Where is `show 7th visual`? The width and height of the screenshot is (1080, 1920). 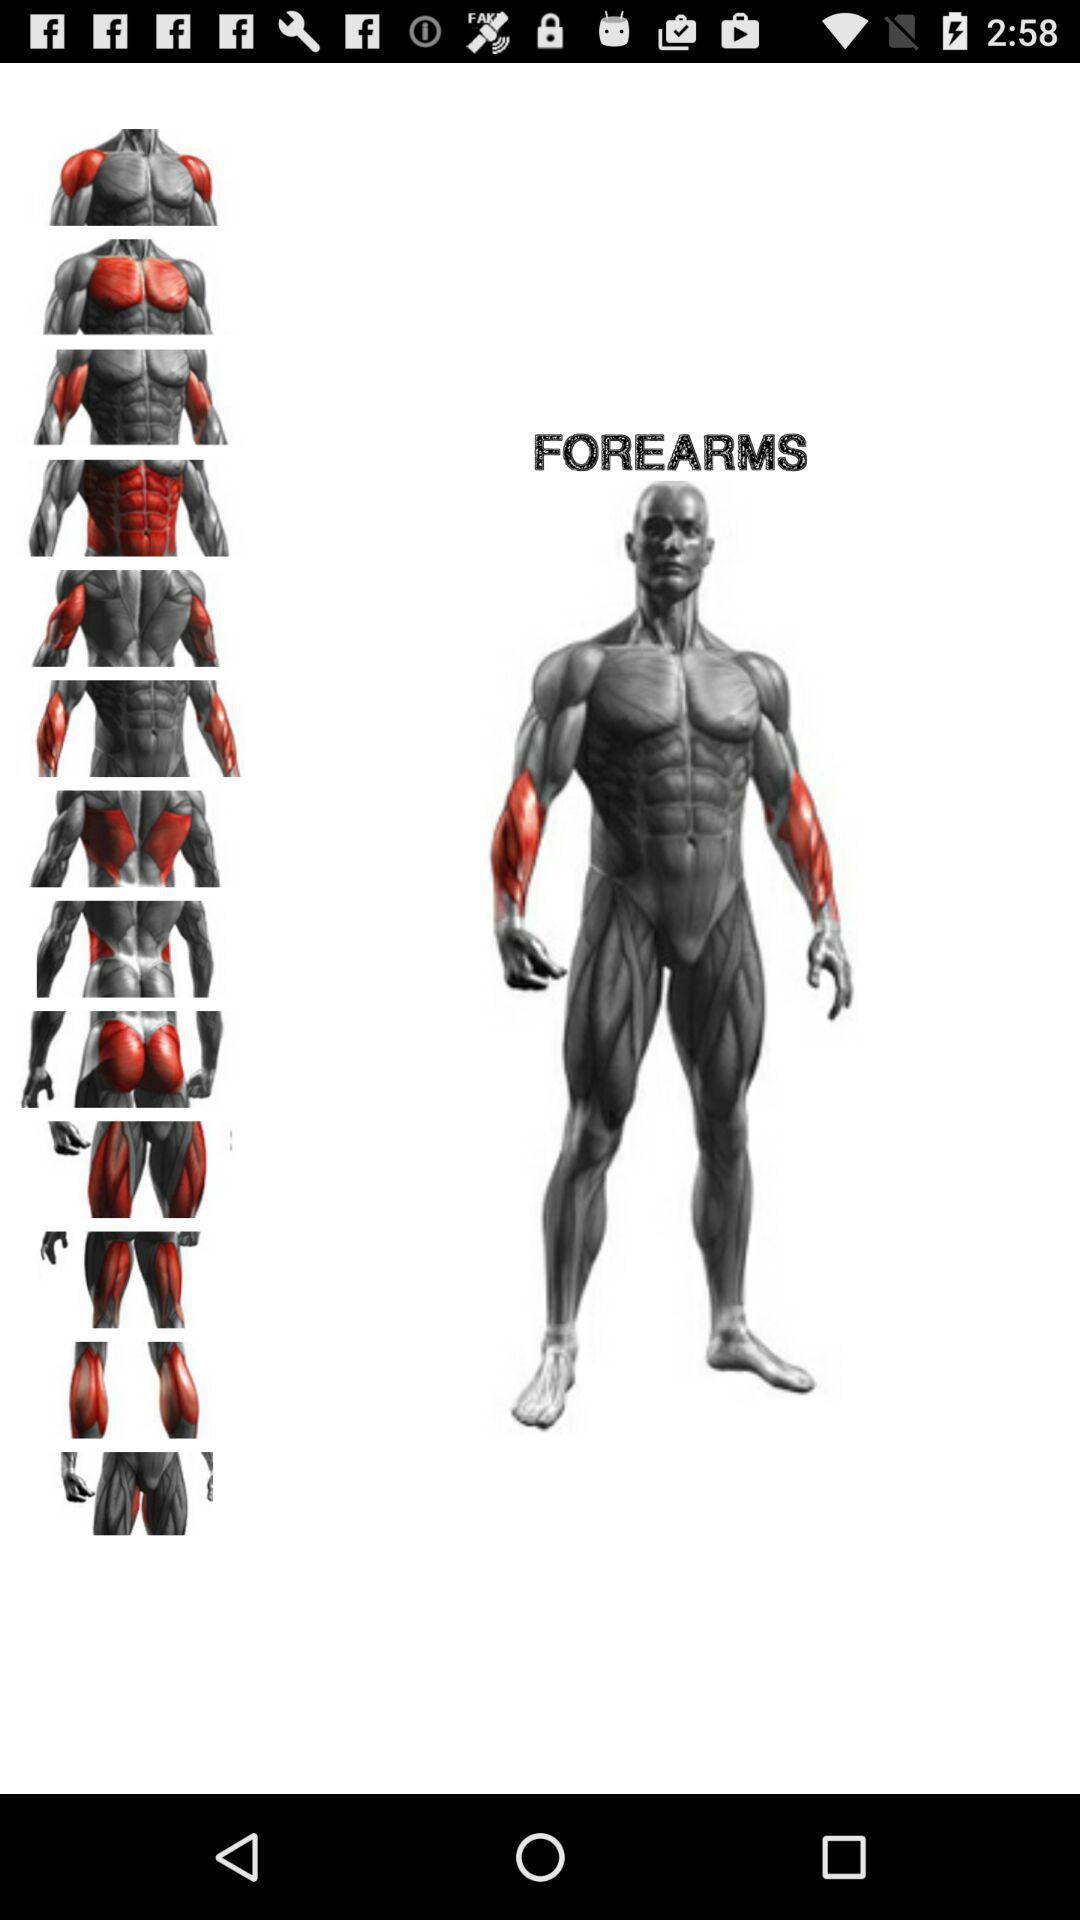
show 7th visual is located at coordinates (131, 832).